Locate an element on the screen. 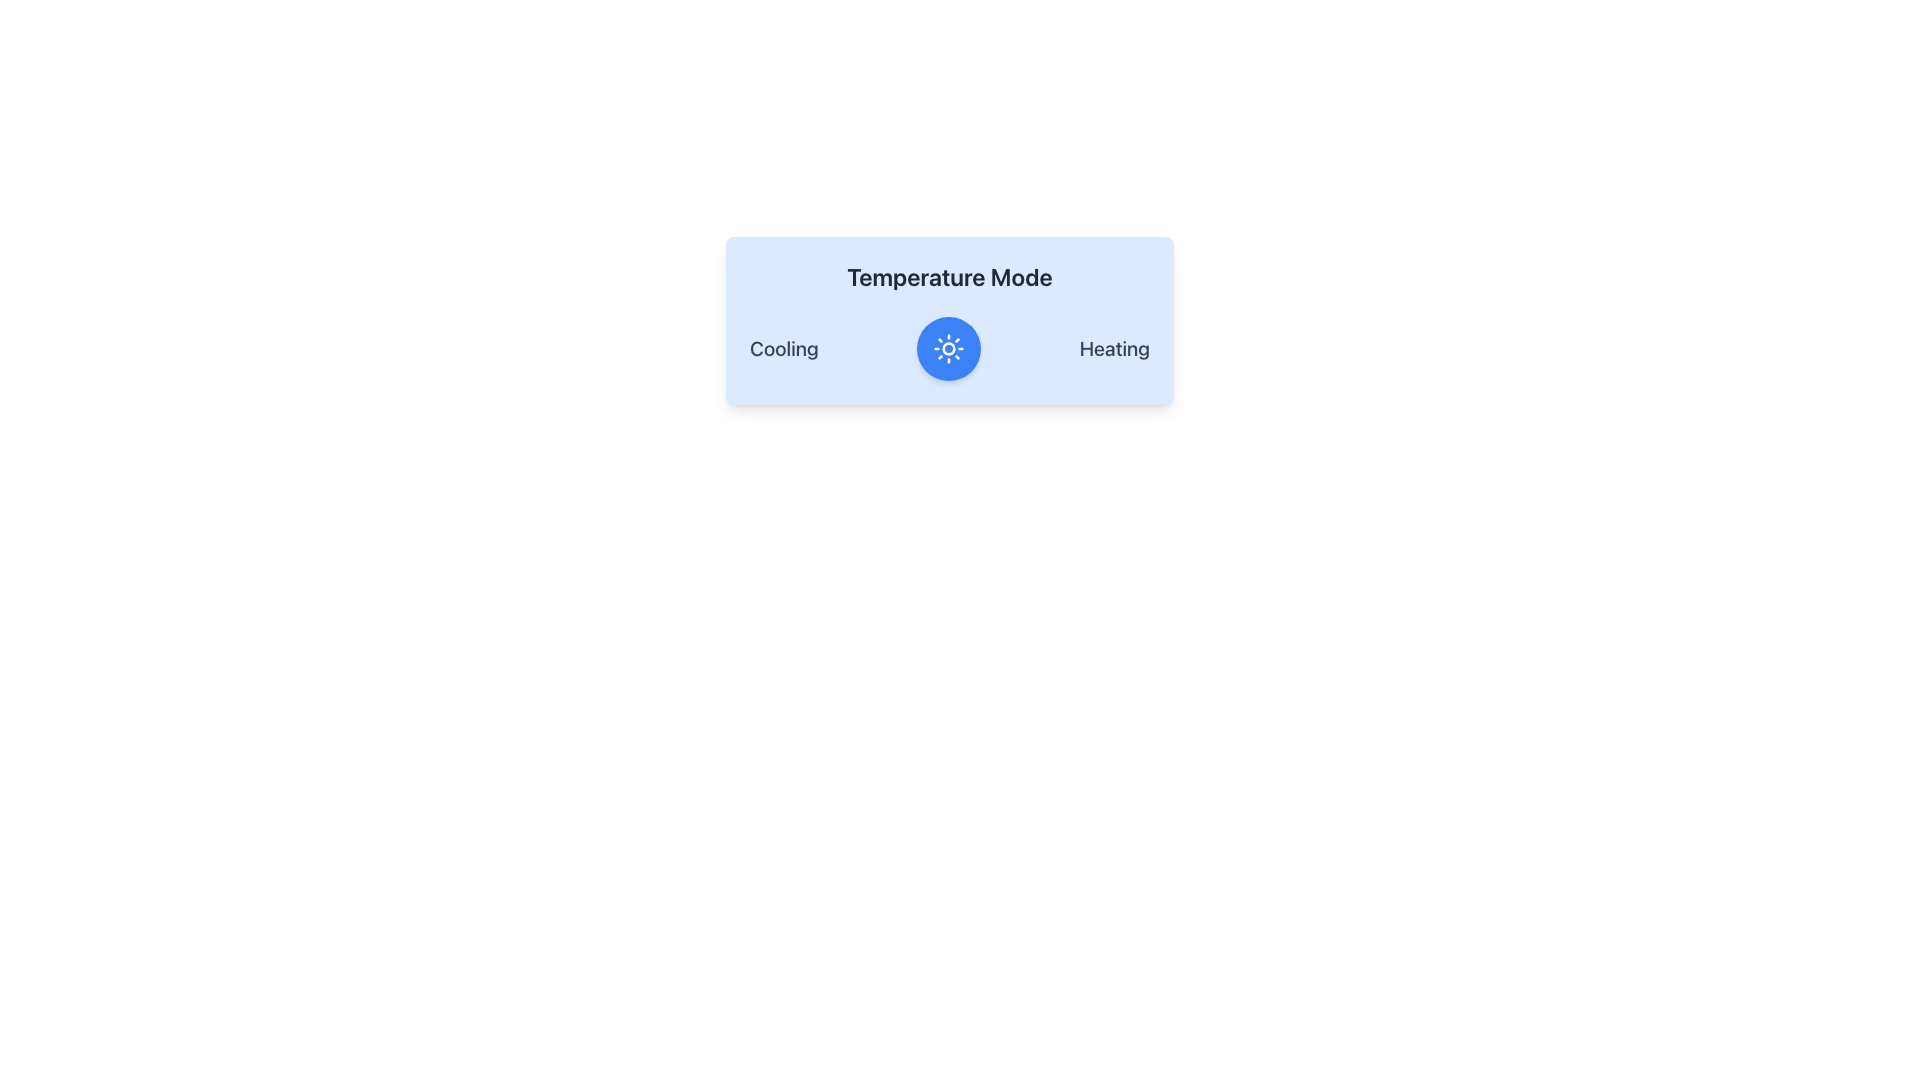 The image size is (1920, 1080). the circular icon within the 'Temperature Mode' selection interface, which symbolizes a neutral state is located at coordinates (948, 347).